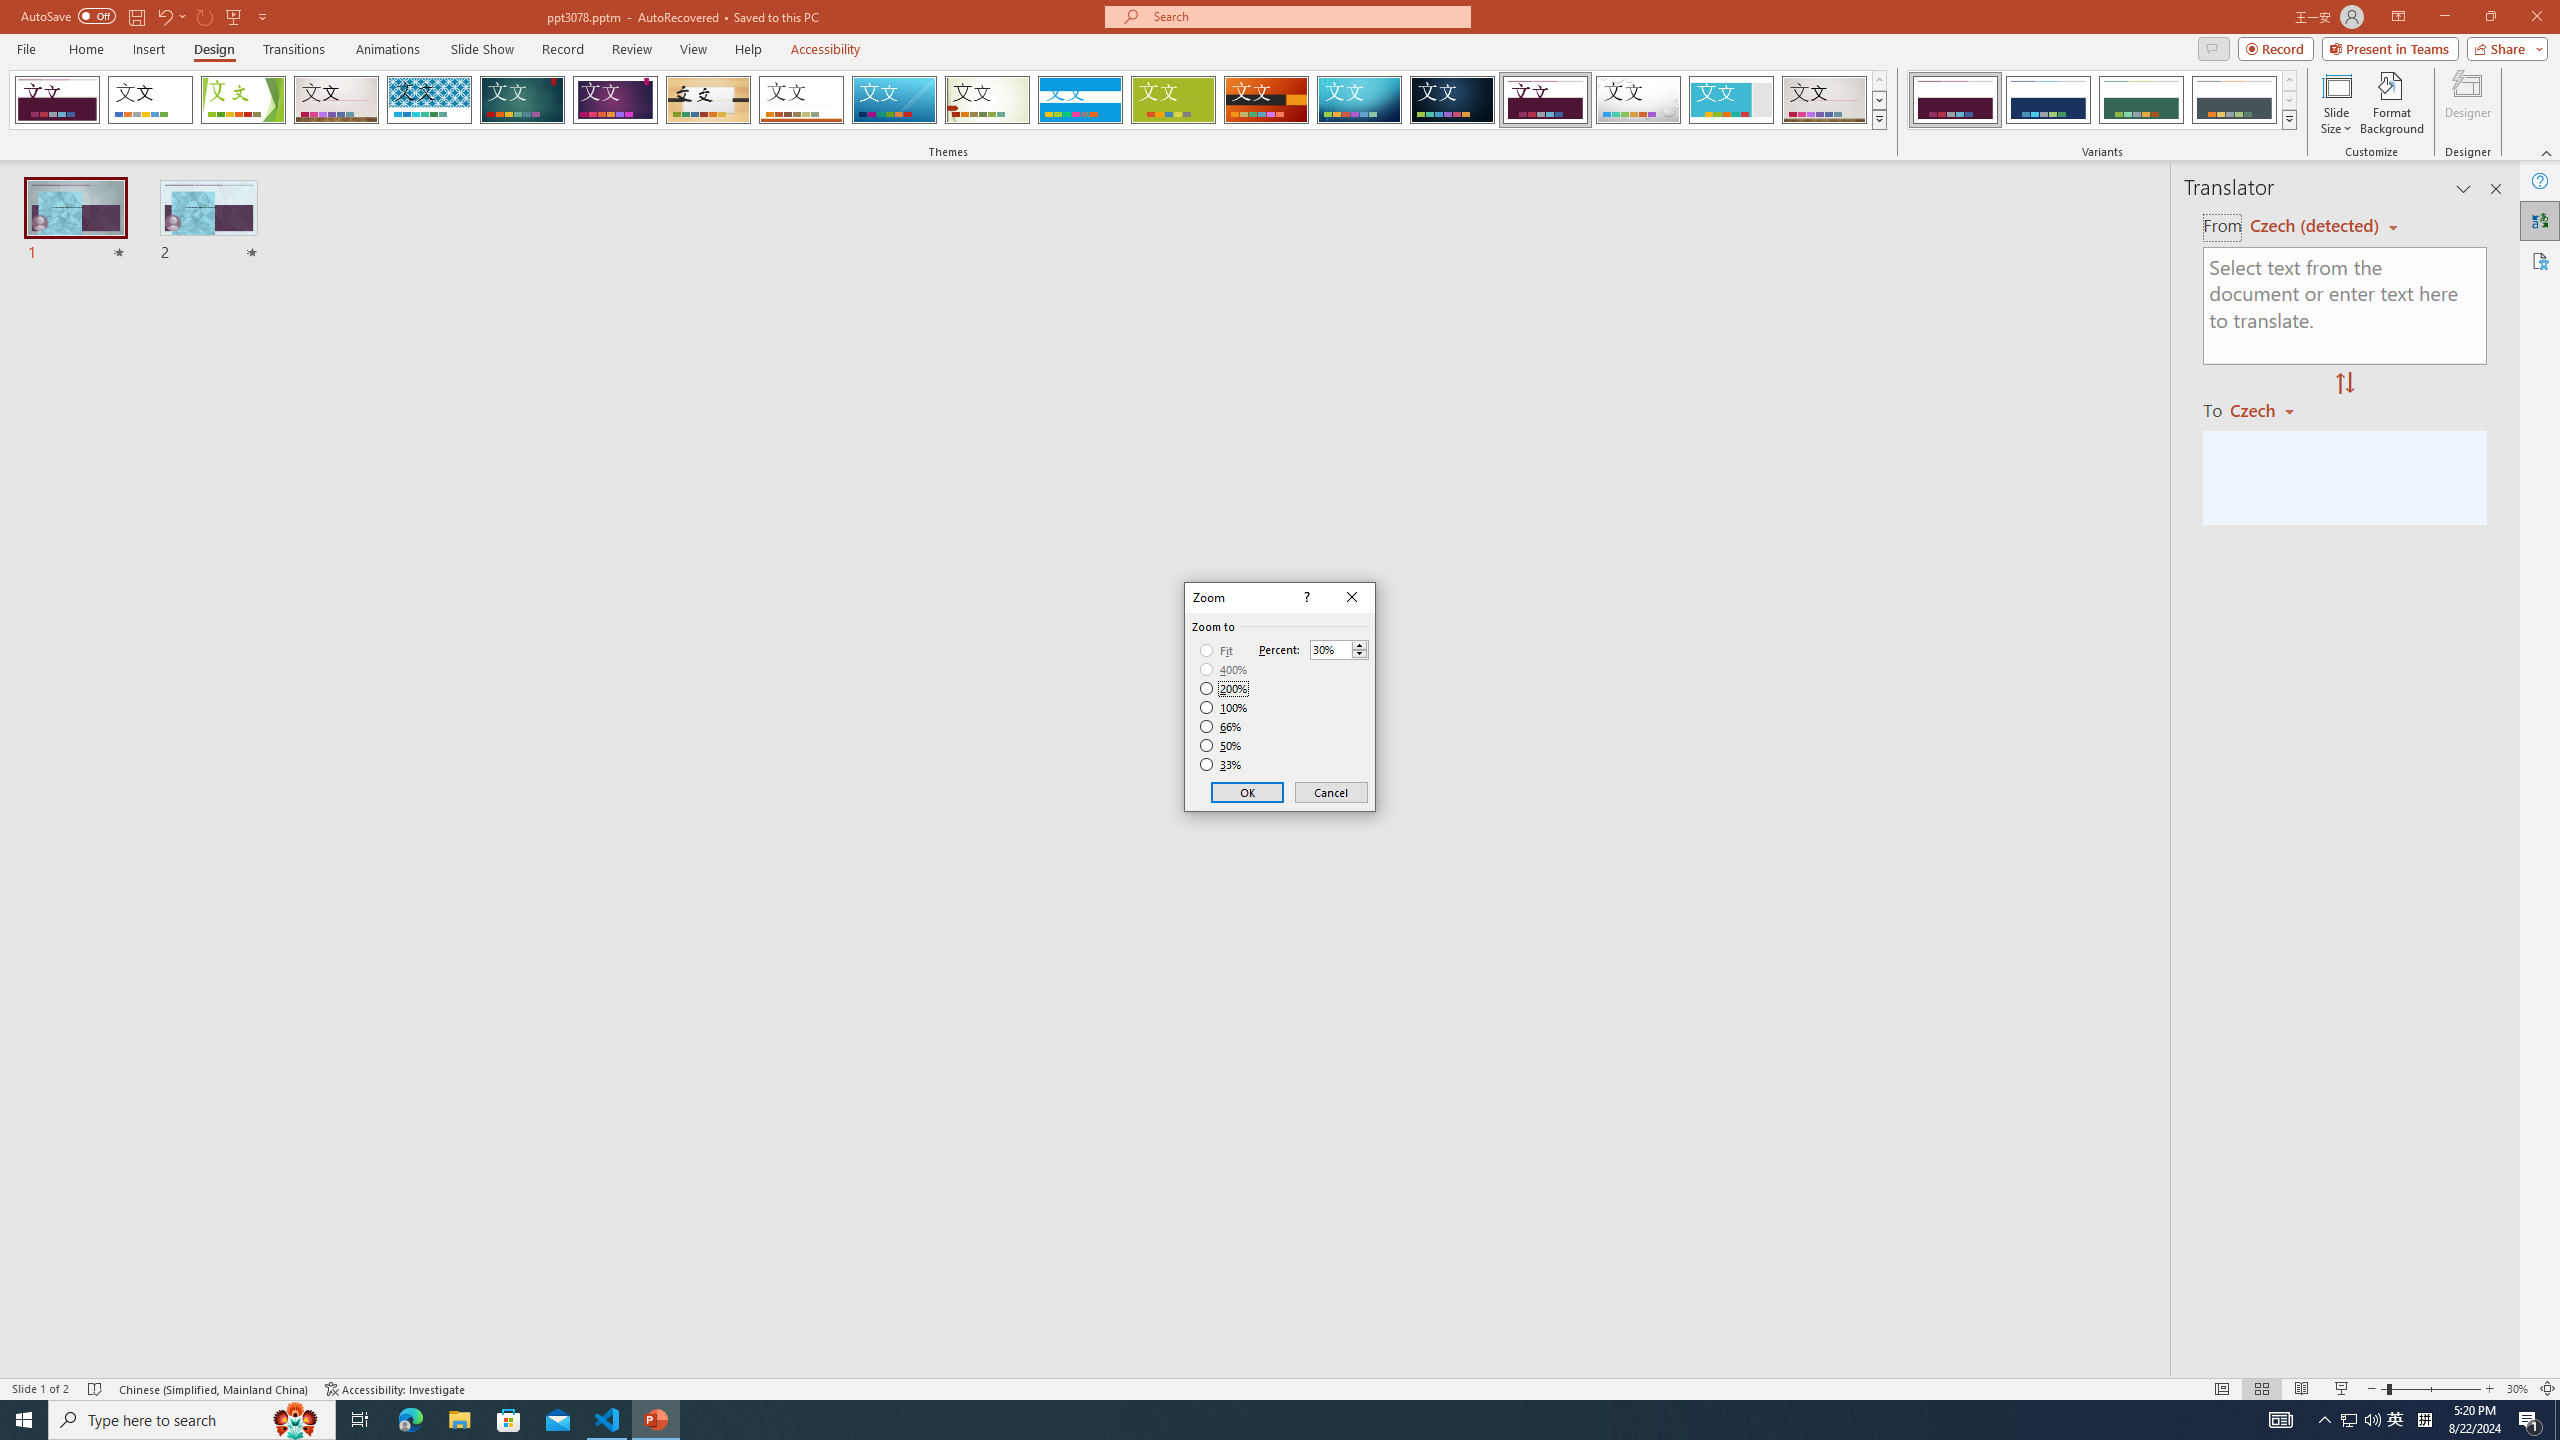 This screenshot has width=2560, height=1440. What do you see at coordinates (615, 99) in the screenshot?
I see `'Ion Boardroom'` at bounding box center [615, 99].